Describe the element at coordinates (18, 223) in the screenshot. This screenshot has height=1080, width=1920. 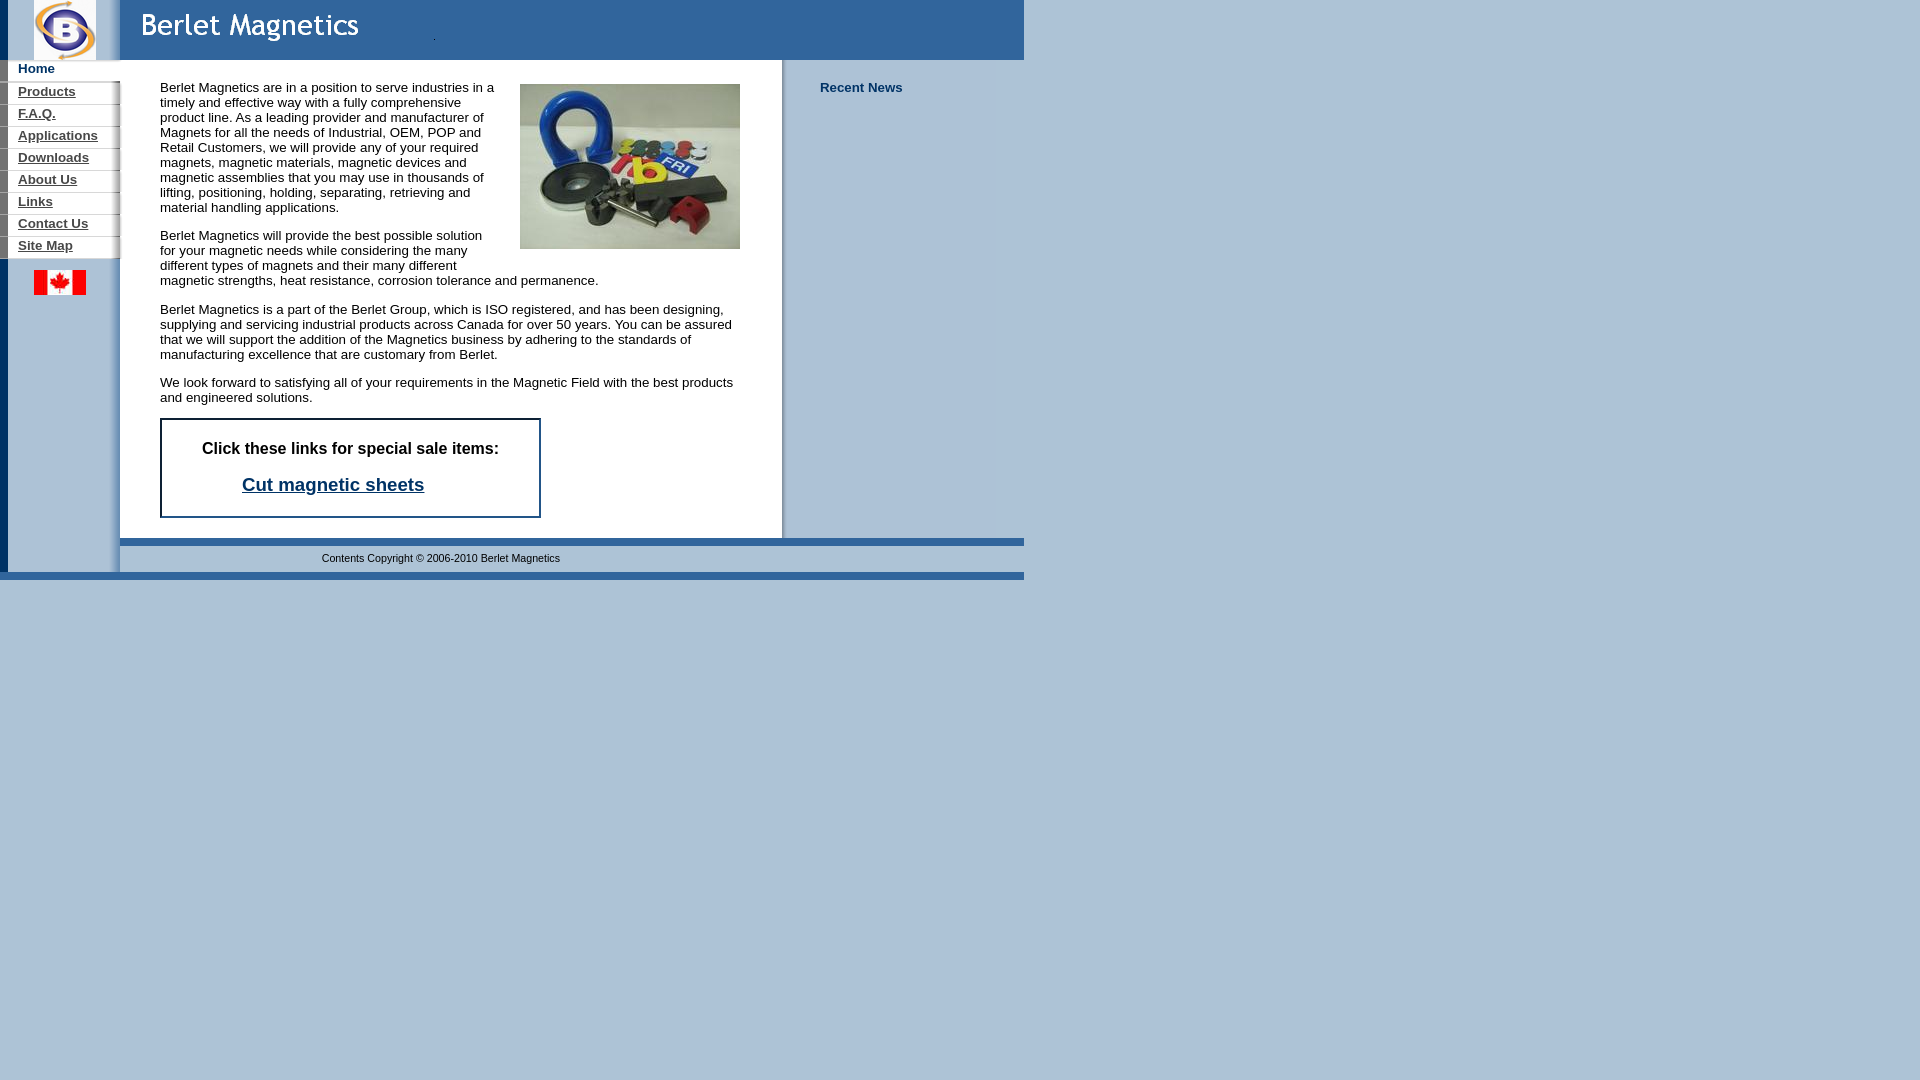
I see `'Contact Us'` at that location.